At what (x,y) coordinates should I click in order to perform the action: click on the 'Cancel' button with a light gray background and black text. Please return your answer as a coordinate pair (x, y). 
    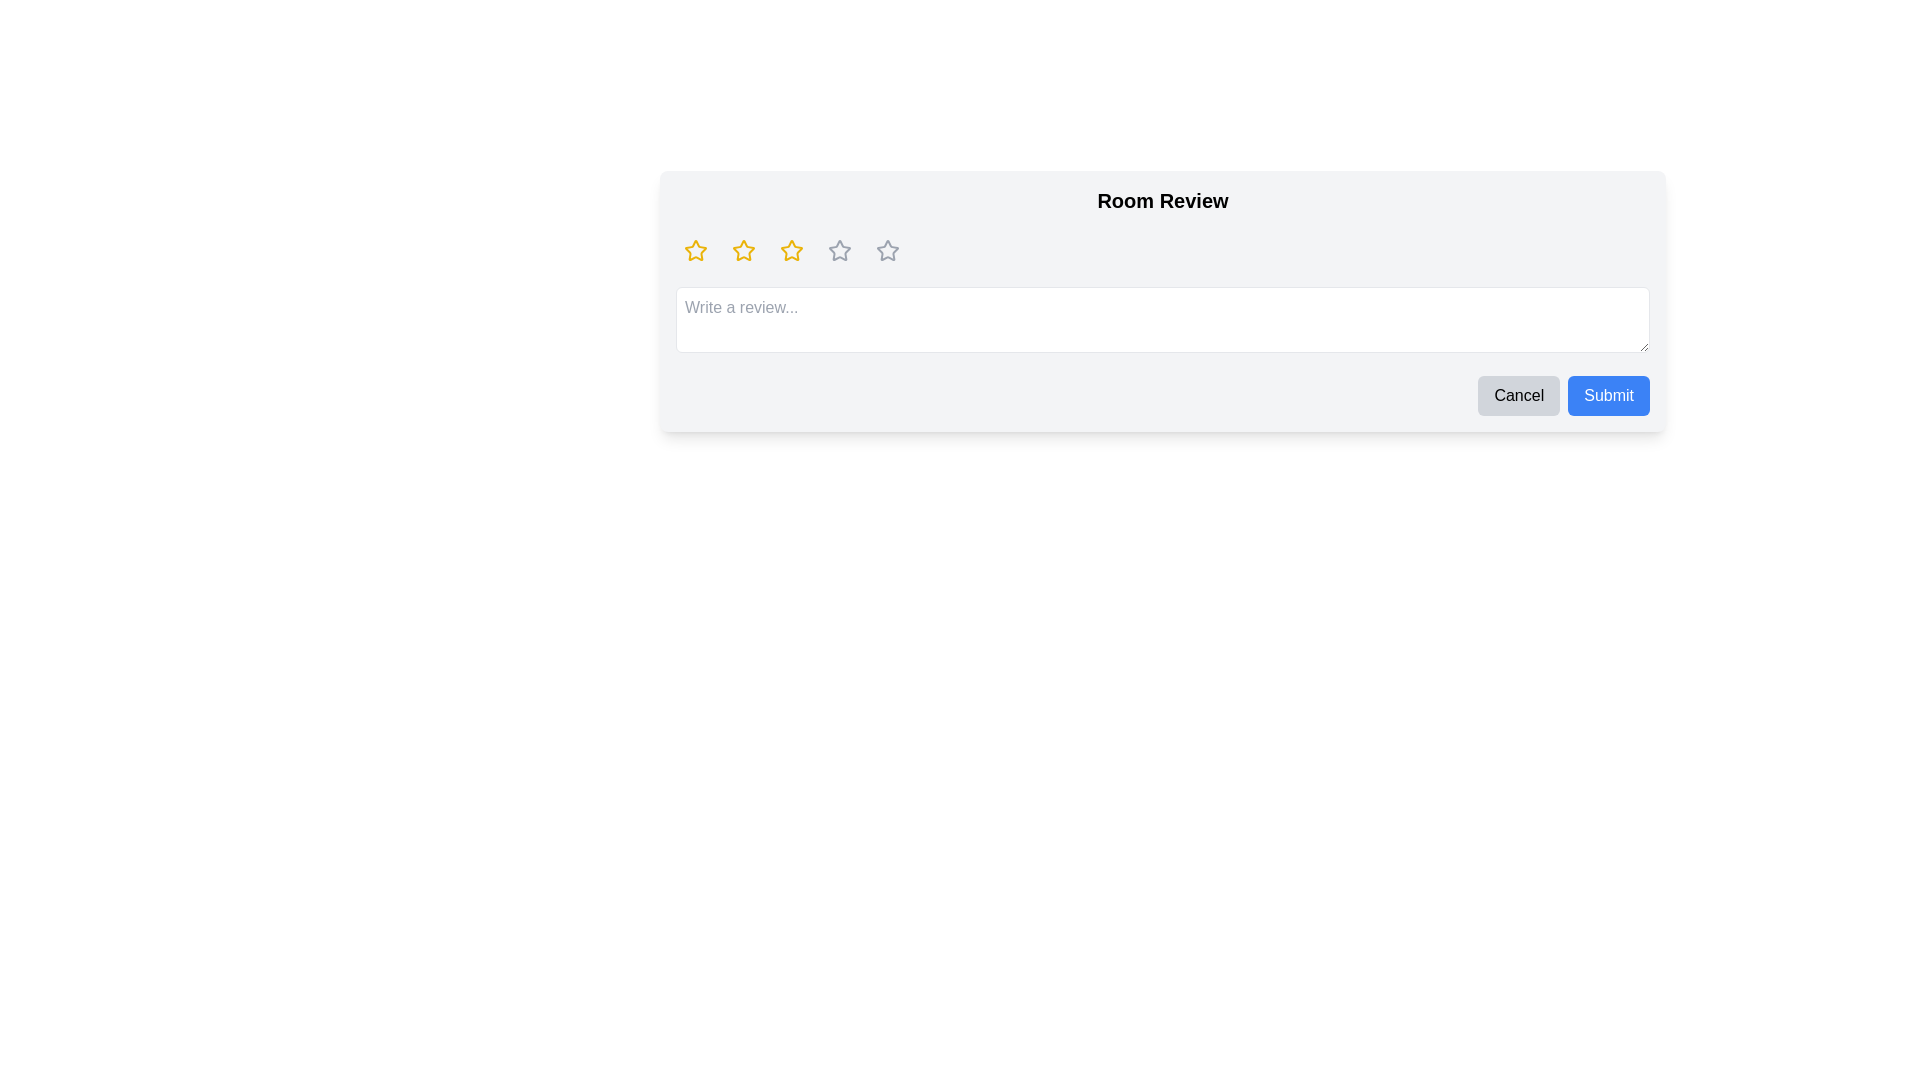
    Looking at the image, I should click on (1519, 396).